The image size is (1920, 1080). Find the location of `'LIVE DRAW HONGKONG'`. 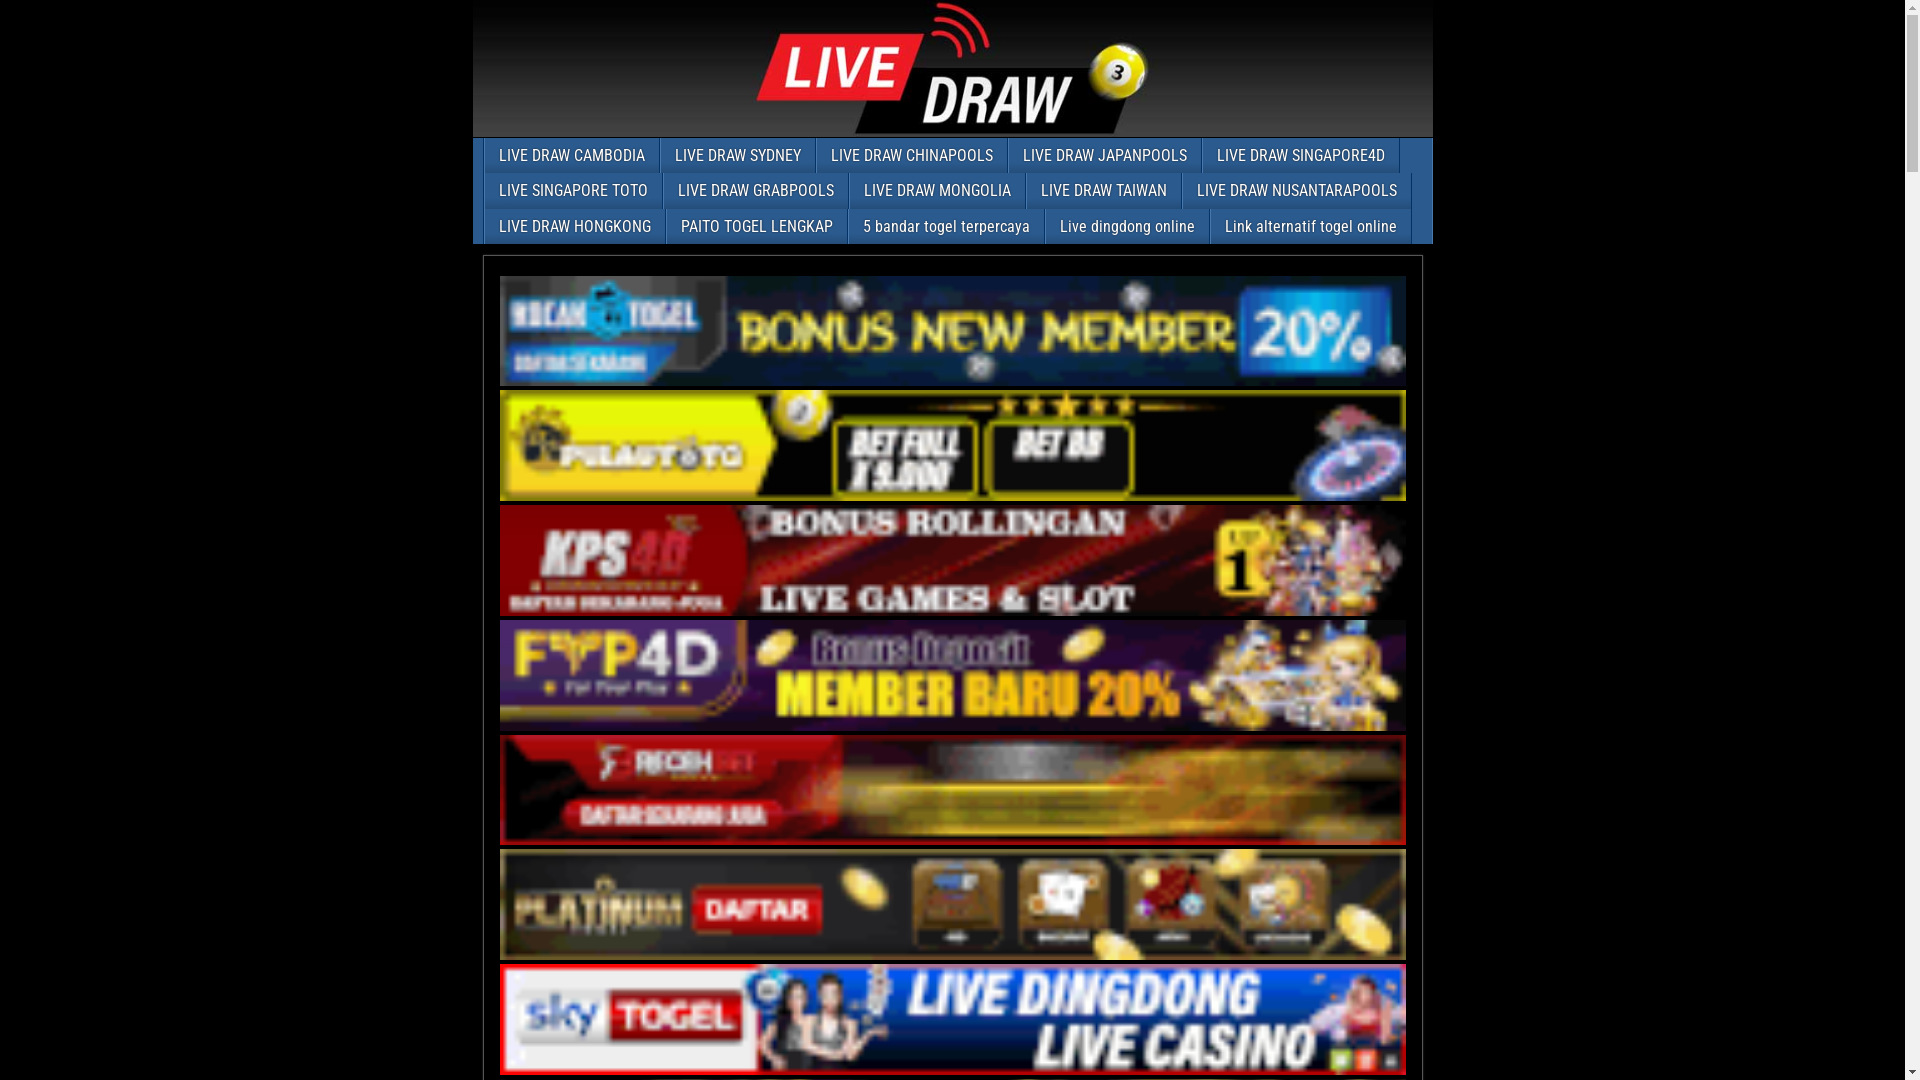

'LIVE DRAW HONGKONG' is located at coordinates (573, 225).